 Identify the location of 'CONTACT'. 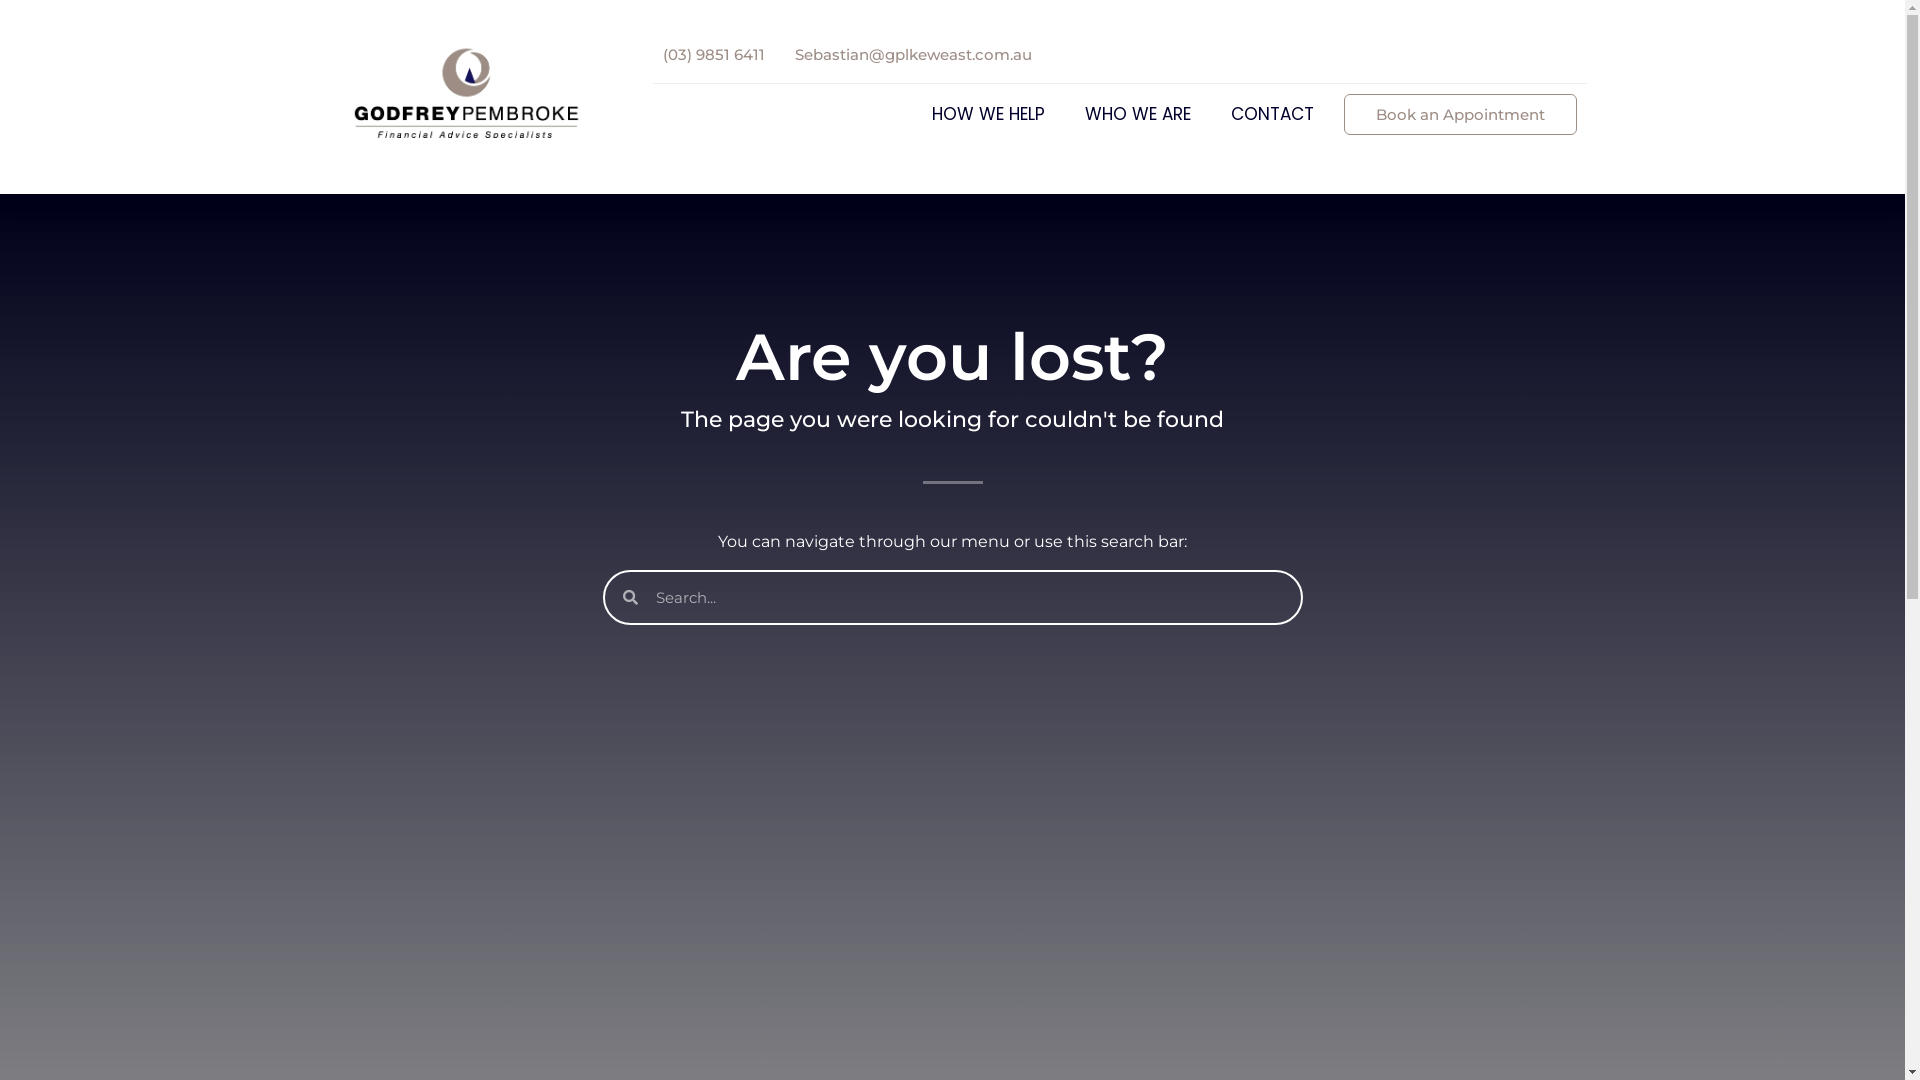
(1271, 114).